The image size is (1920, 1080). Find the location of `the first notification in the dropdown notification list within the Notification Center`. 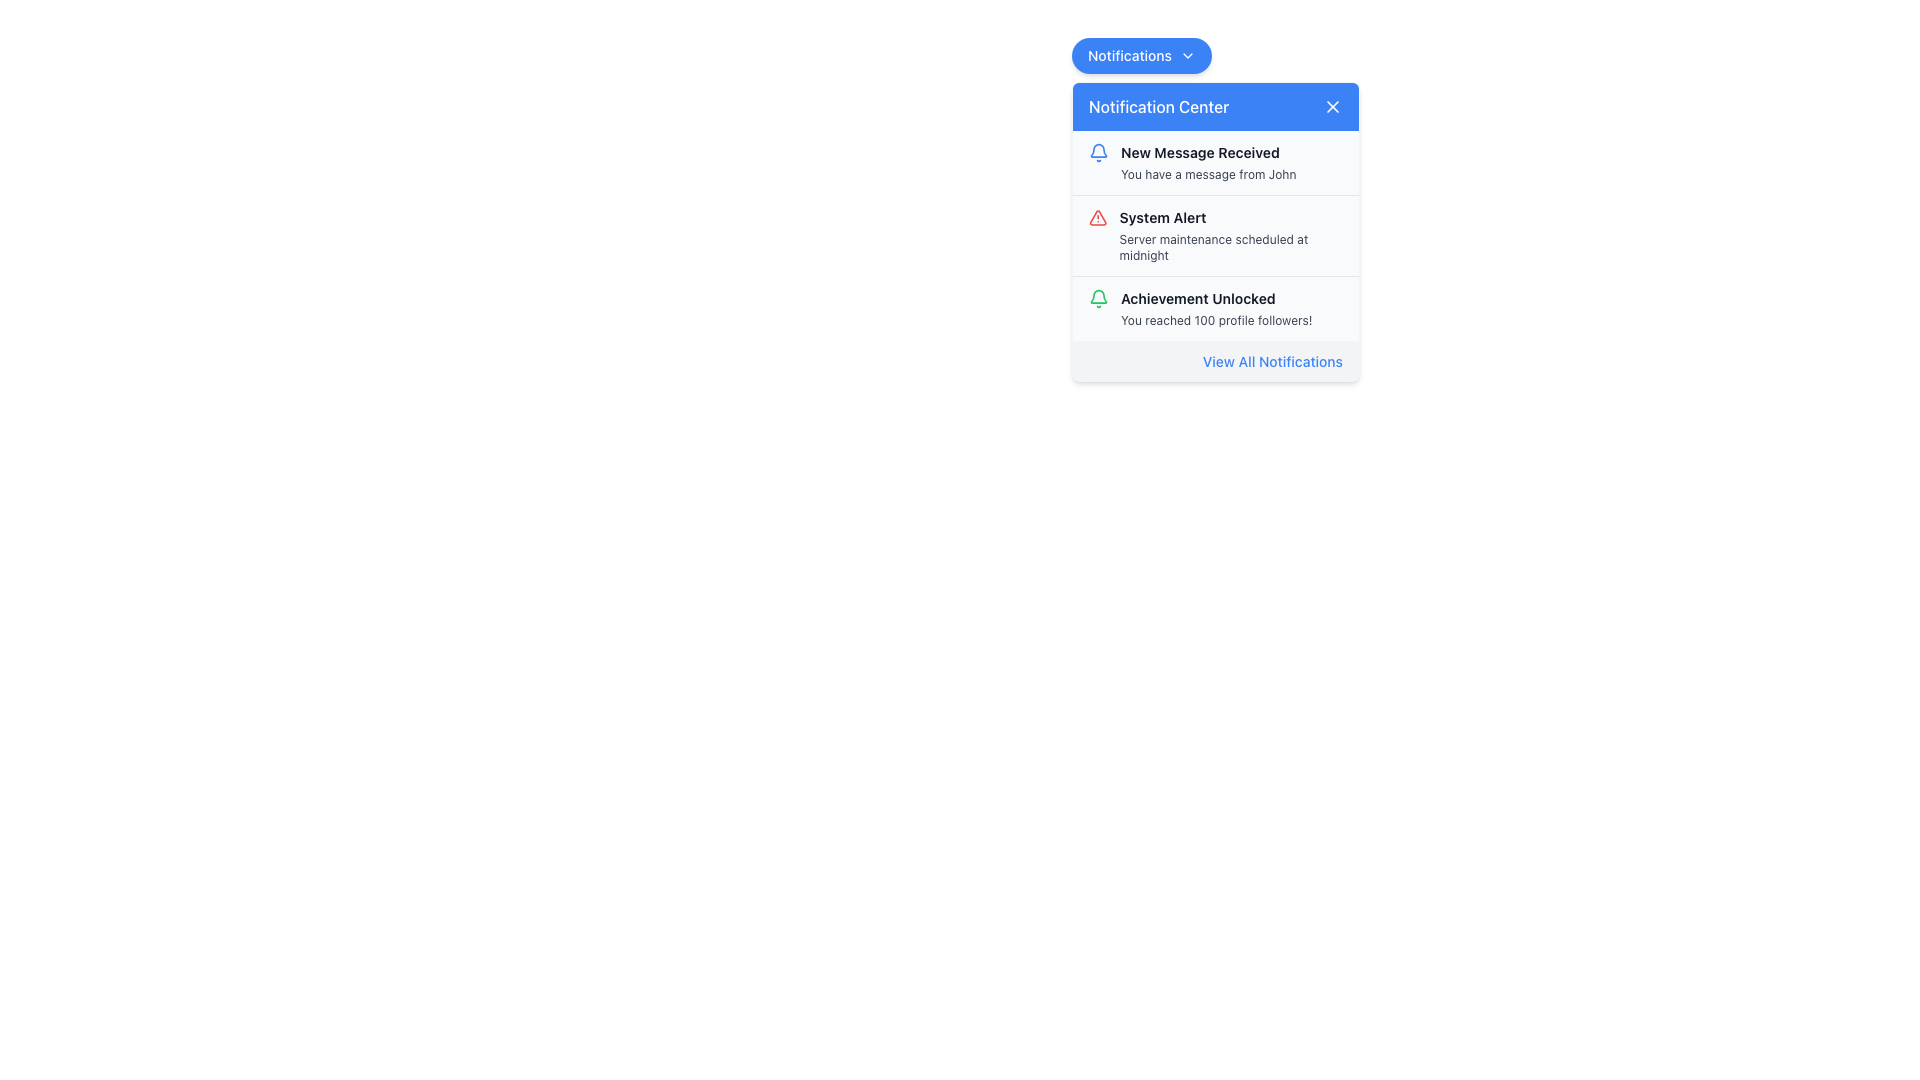

the first notification in the dropdown notification list within the Notification Center is located at coordinates (1207, 161).